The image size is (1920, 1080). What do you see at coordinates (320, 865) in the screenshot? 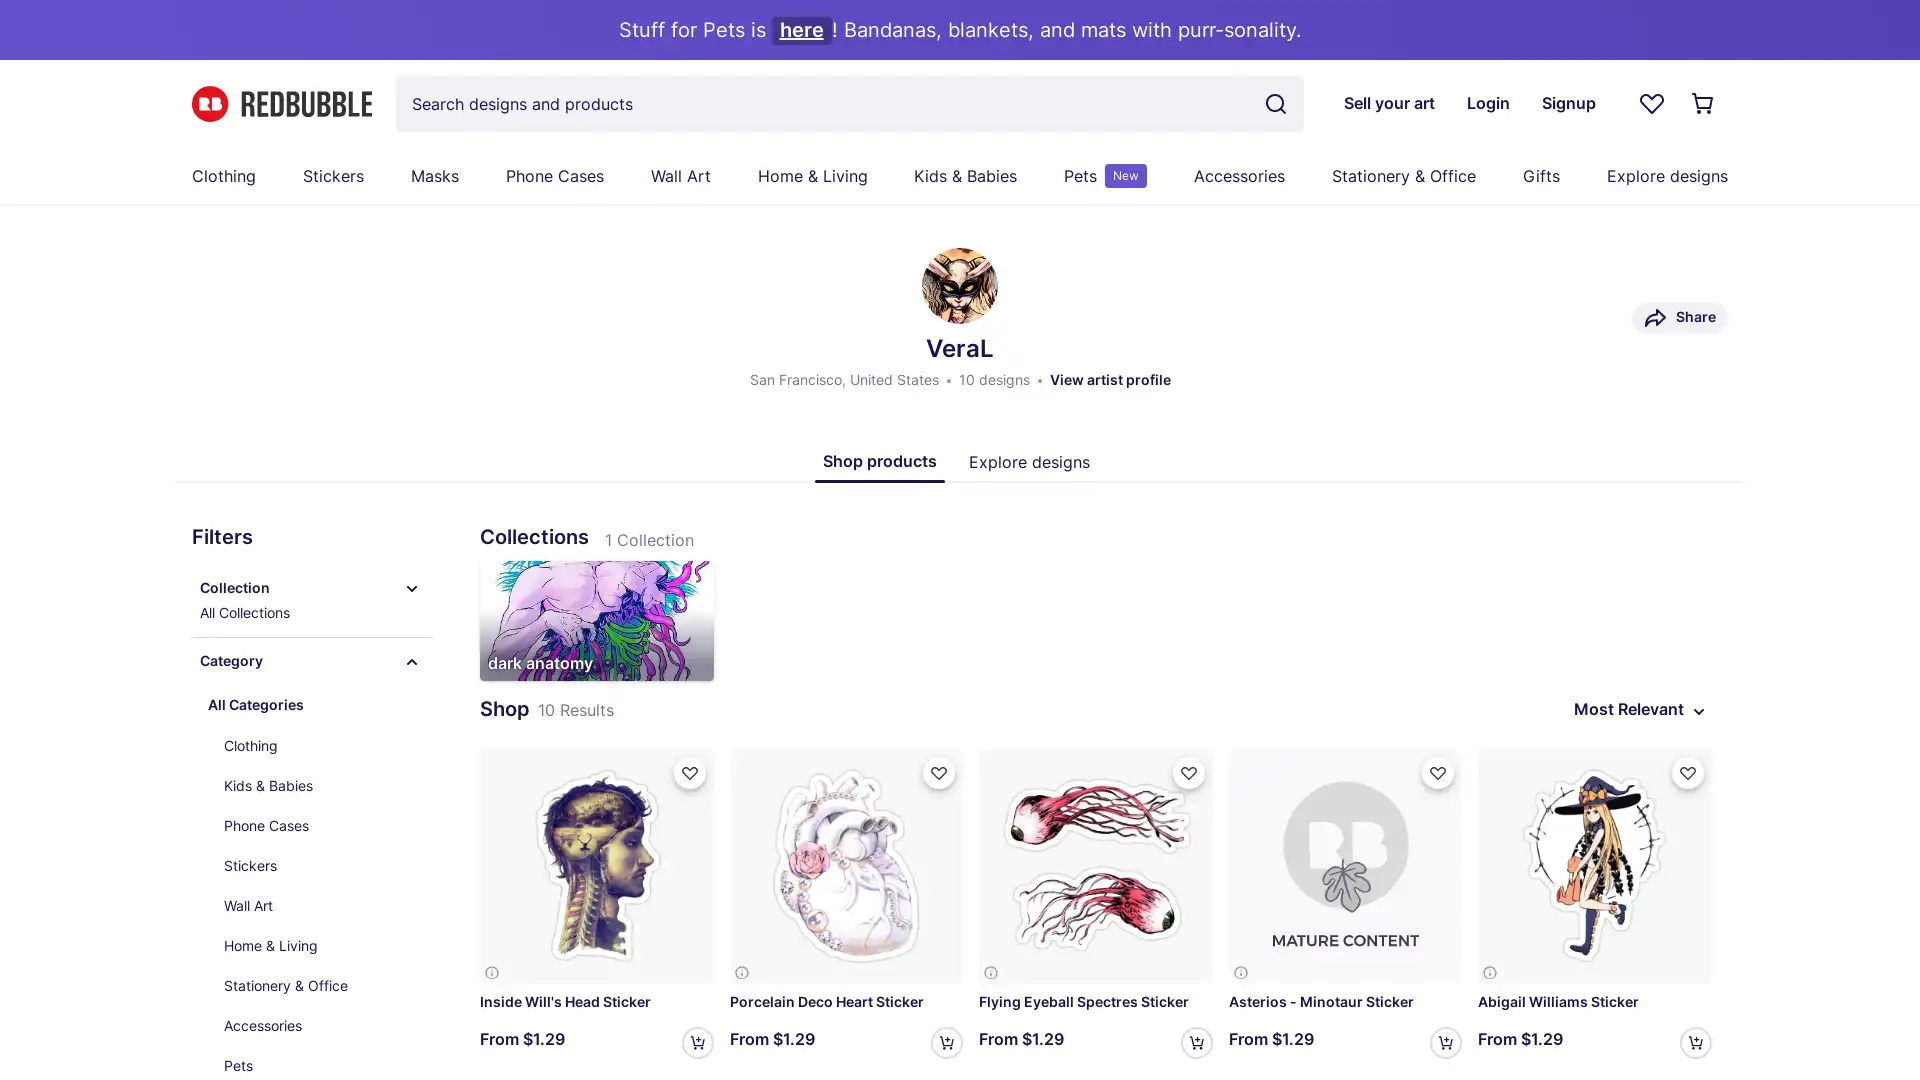
I see `Stickers` at bounding box center [320, 865].